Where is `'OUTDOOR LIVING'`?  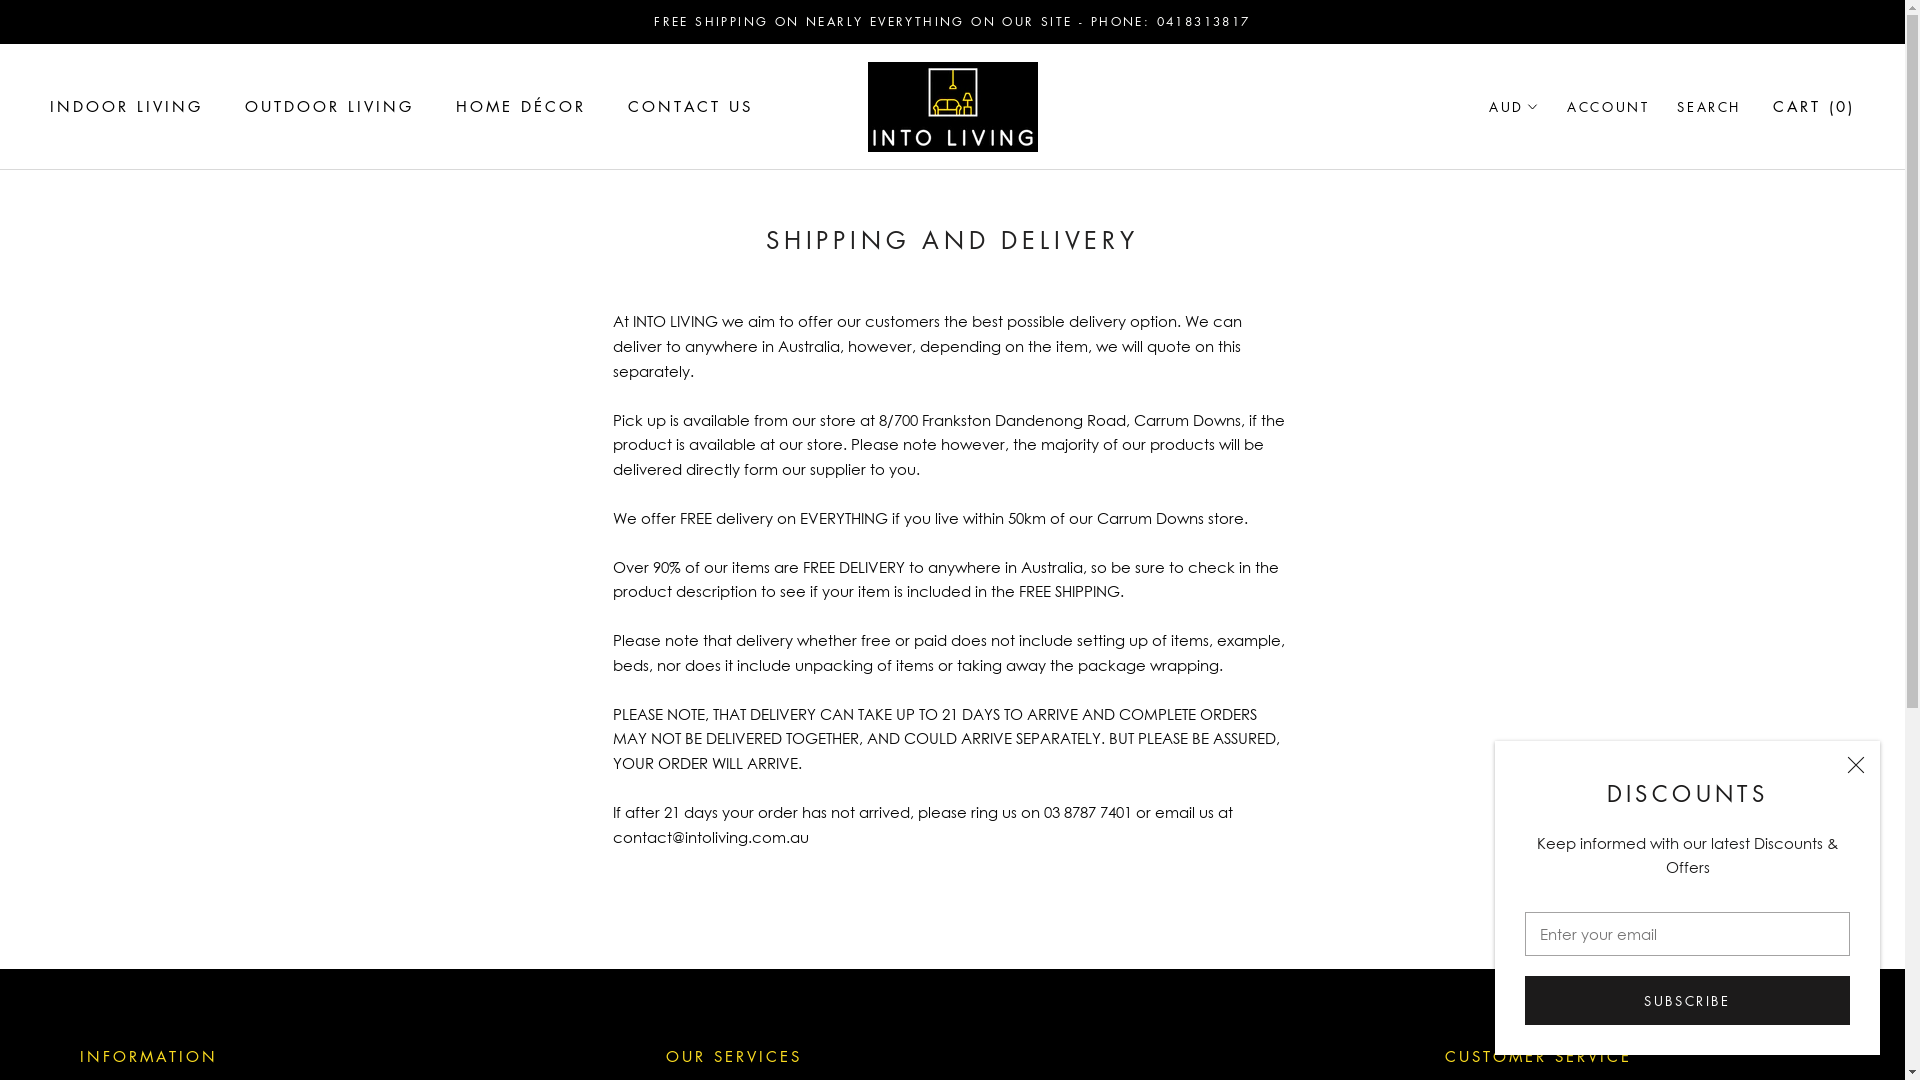
'OUTDOOR LIVING' is located at coordinates (329, 105).